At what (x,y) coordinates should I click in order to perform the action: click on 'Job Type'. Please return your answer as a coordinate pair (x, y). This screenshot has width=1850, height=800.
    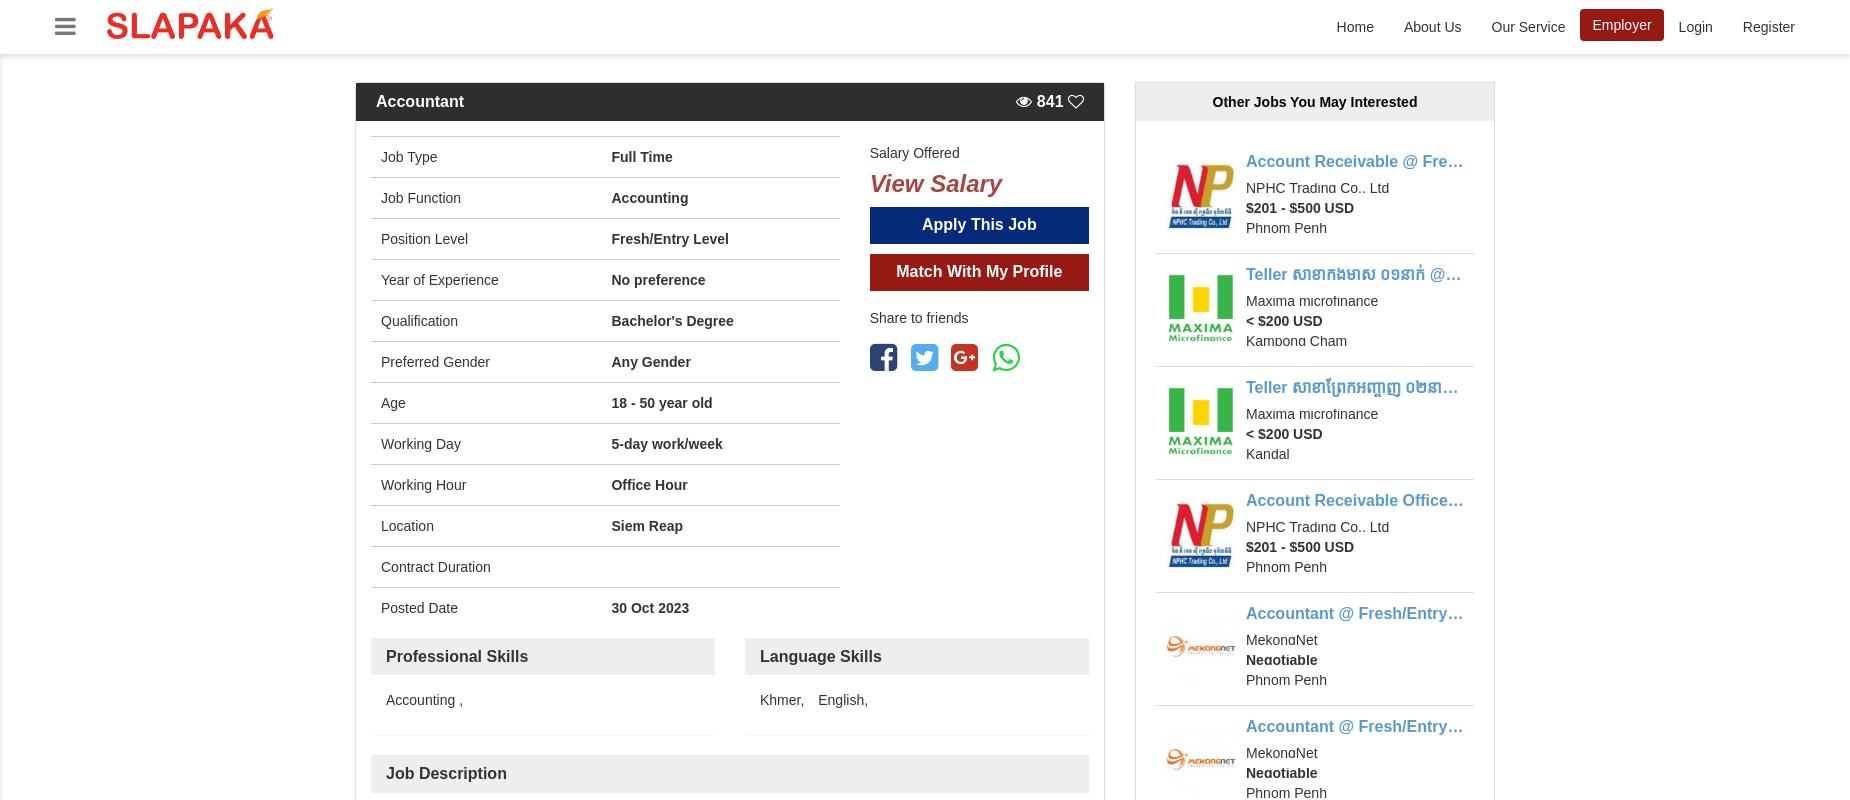
    Looking at the image, I should click on (379, 156).